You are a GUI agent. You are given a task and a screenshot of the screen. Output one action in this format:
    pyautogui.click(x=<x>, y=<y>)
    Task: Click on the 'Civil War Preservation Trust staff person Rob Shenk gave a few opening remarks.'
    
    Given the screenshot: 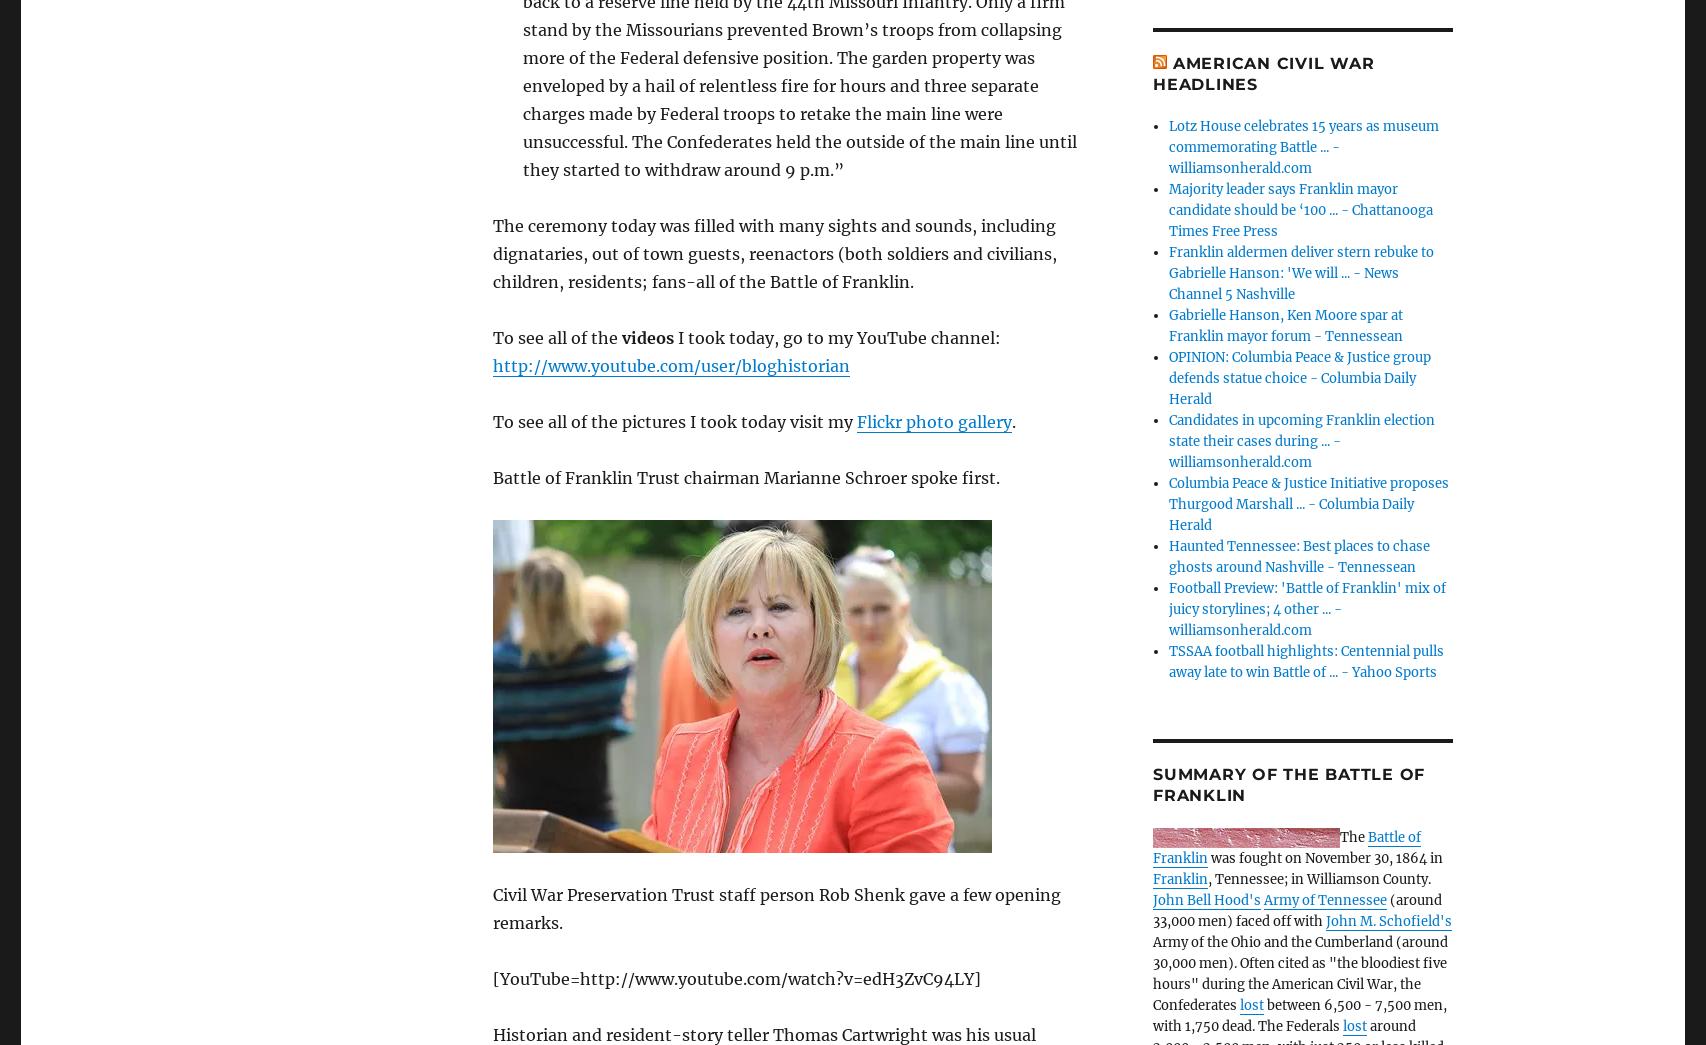 What is the action you would take?
    pyautogui.click(x=776, y=908)
    